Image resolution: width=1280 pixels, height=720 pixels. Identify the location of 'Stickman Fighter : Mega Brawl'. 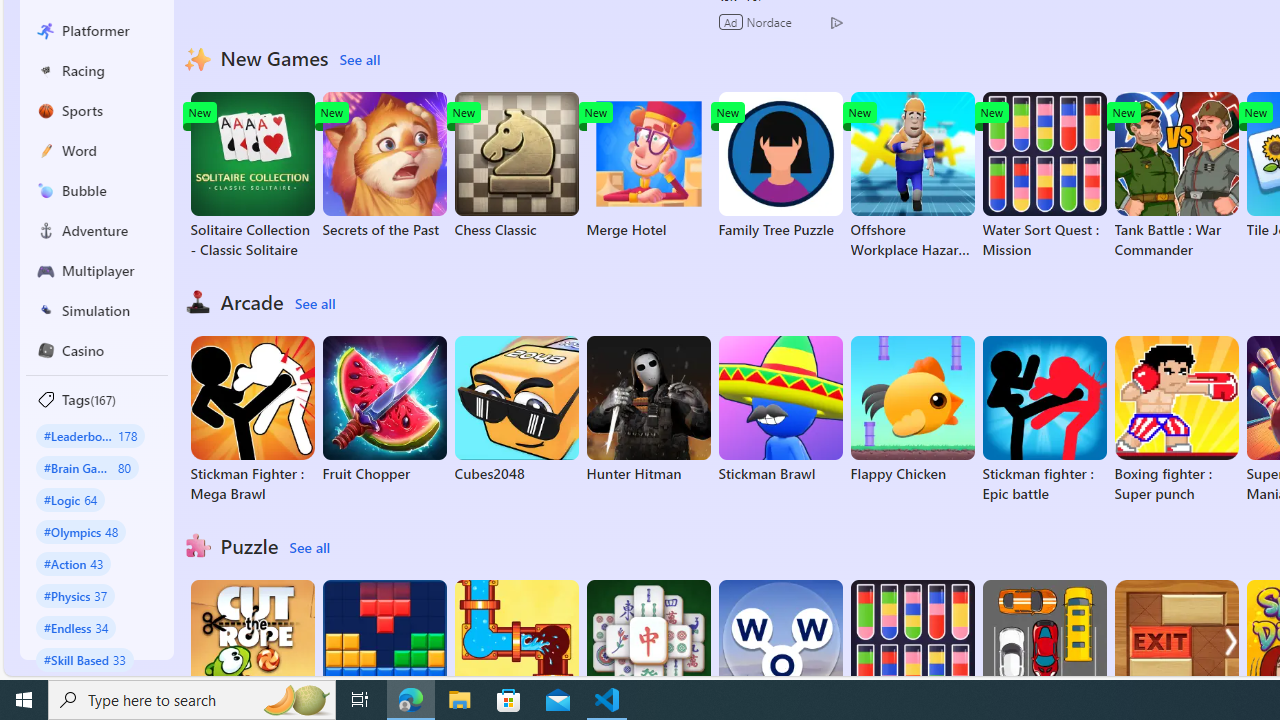
(251, 419).